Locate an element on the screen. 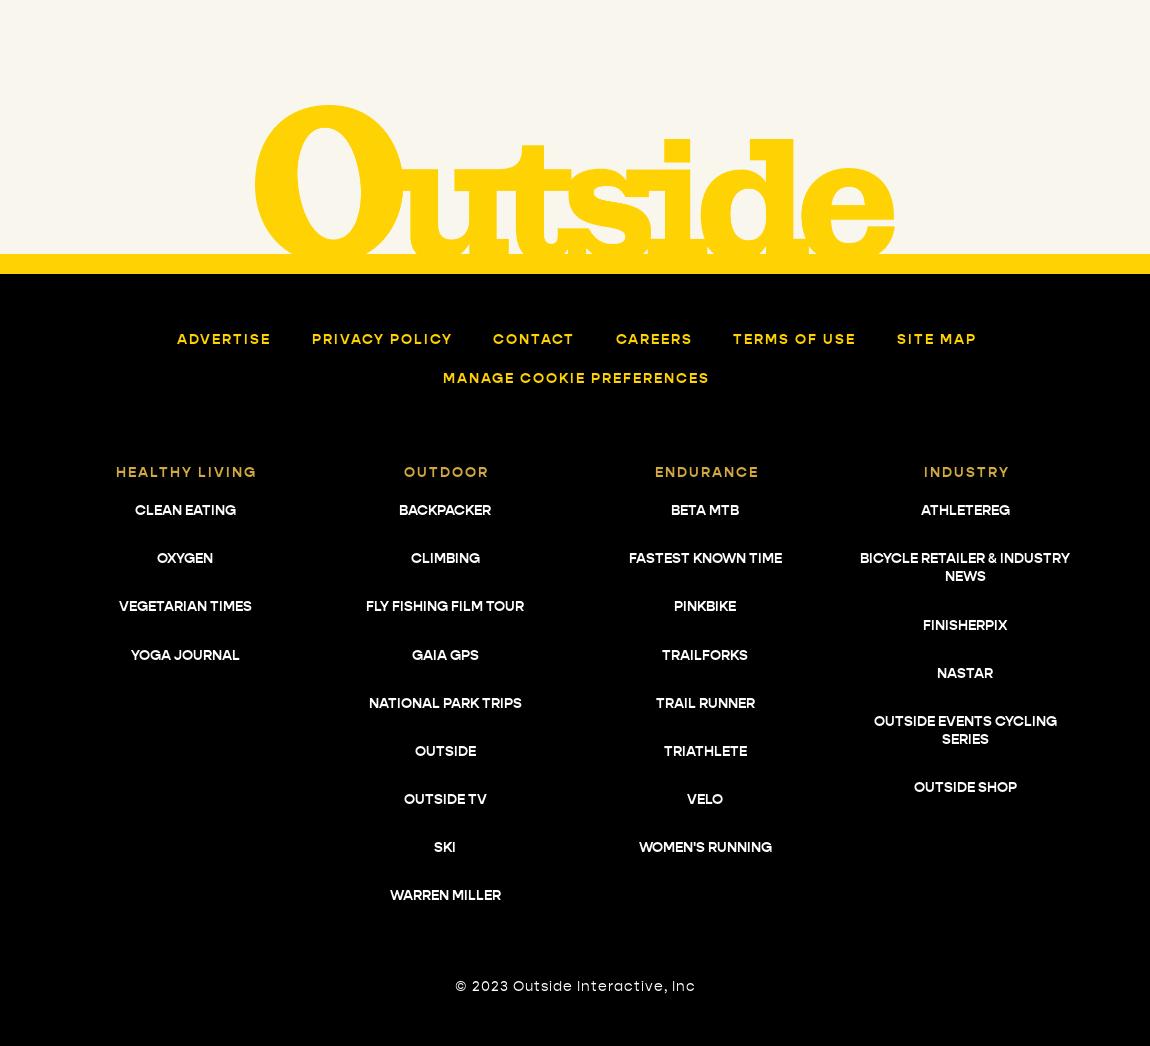 This screenshot has width=1150, height=1046. 'Contact' is located at coordinates (533, 337).